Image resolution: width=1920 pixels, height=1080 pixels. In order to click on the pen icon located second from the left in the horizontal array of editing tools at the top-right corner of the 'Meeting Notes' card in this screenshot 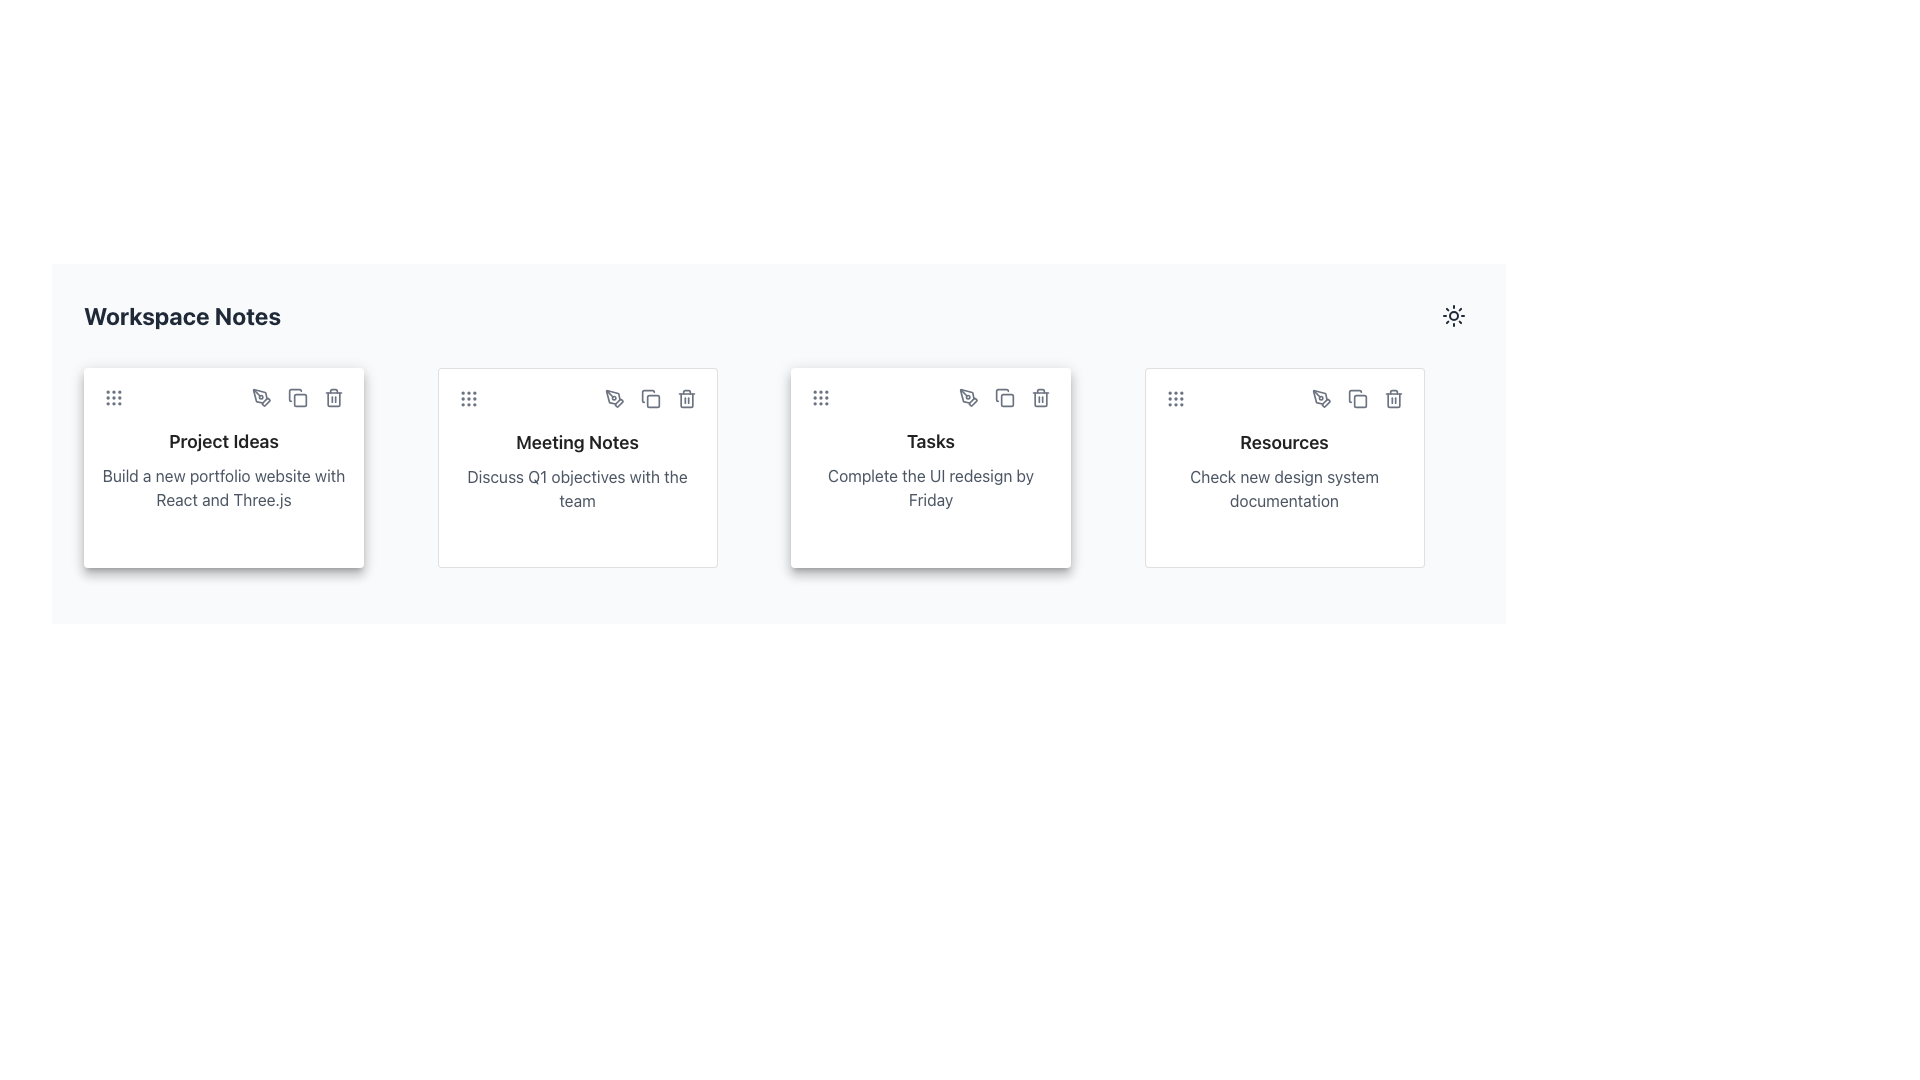, I will do `click(613, 398)`.